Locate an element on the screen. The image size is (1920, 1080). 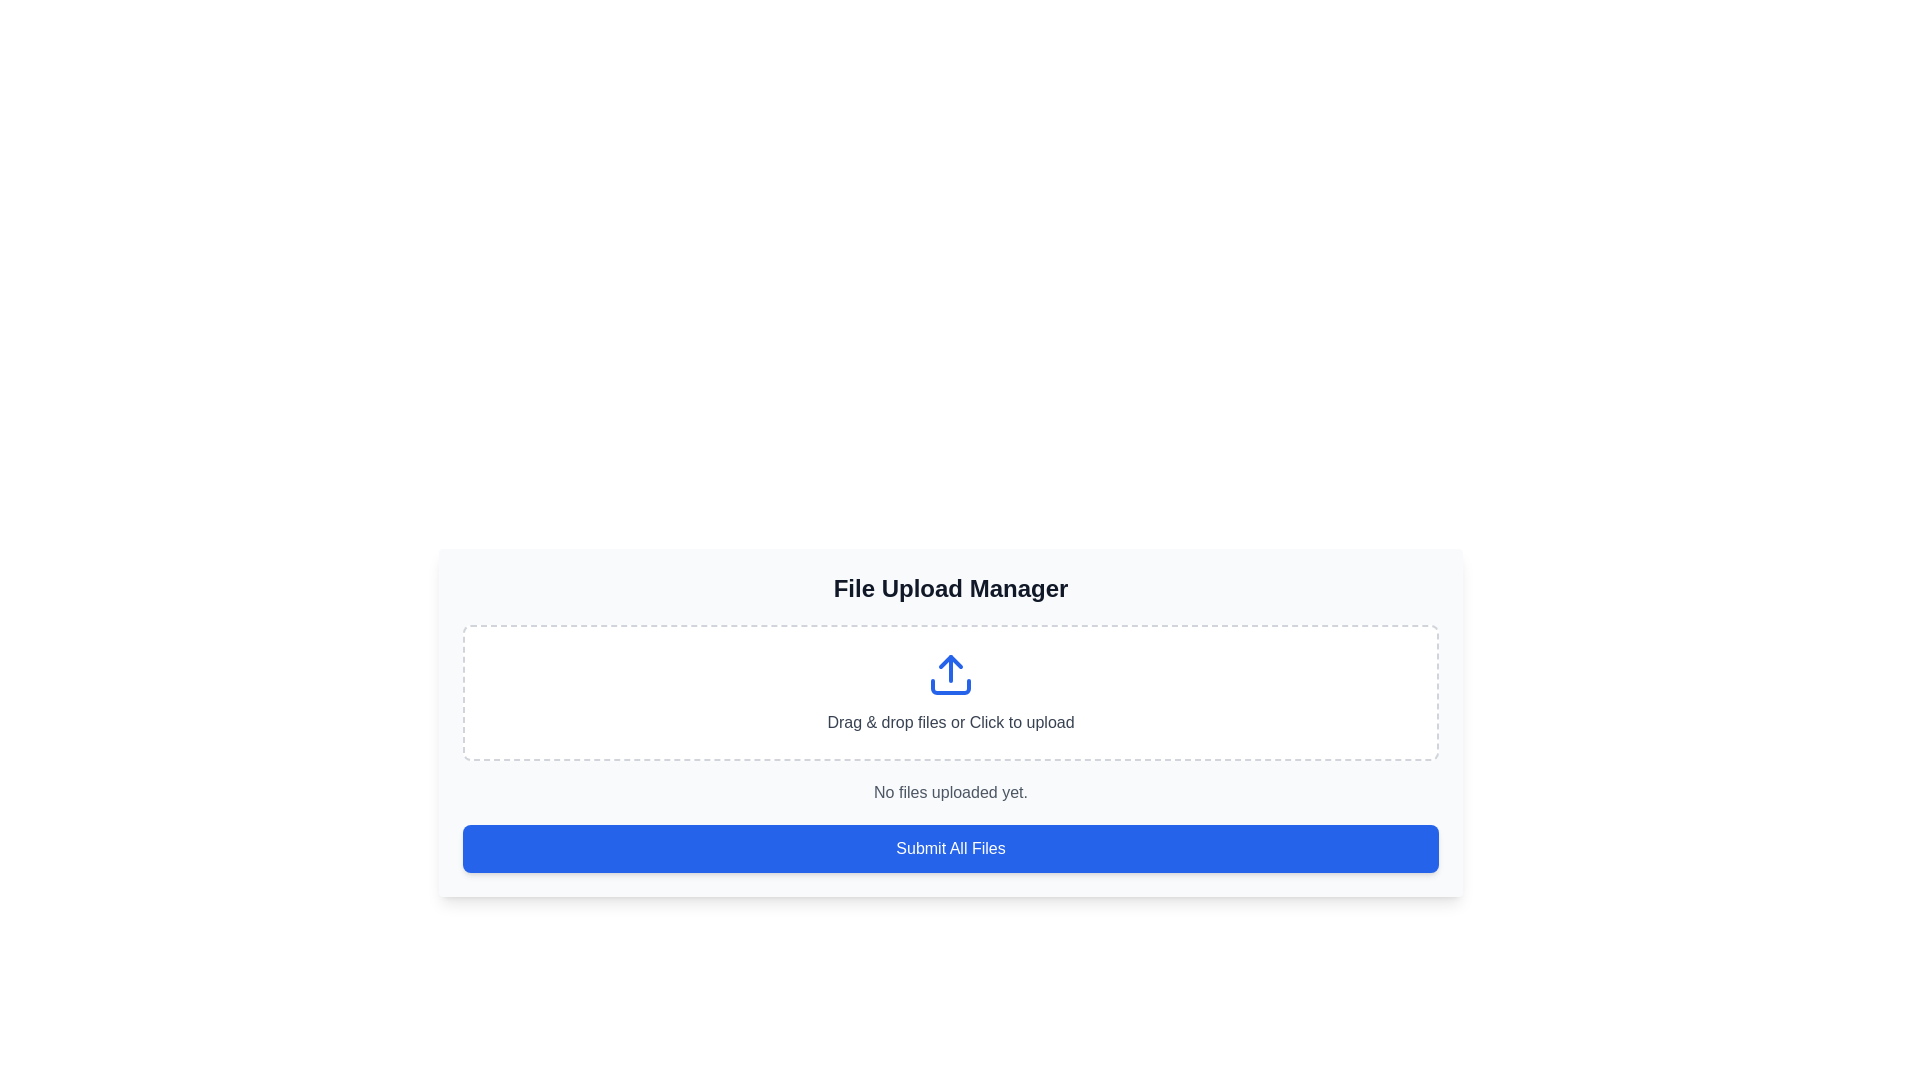
the Header Text element, which serves as the title of the section at the top of the interface is located at coordinates (949, 588).